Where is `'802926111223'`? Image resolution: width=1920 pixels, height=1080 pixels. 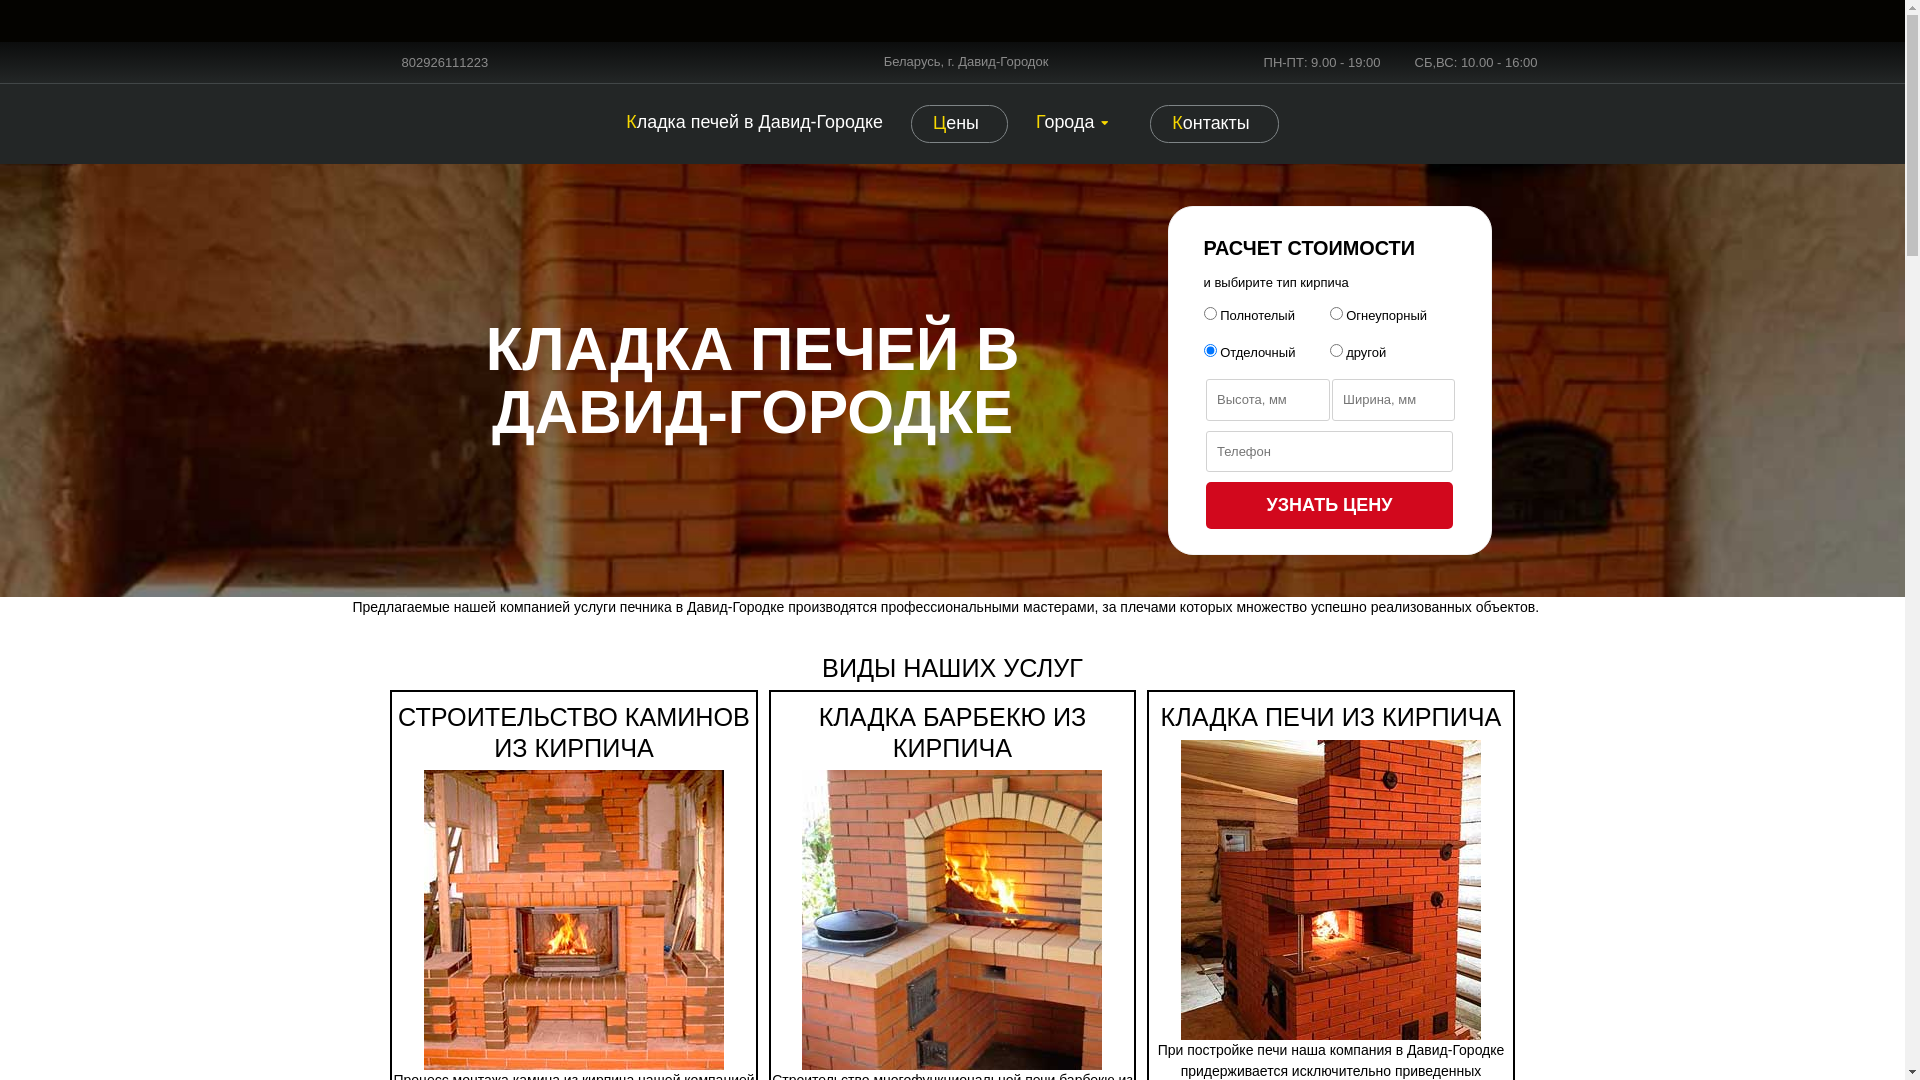 '802926111223' is located at coordinates (444, 61).